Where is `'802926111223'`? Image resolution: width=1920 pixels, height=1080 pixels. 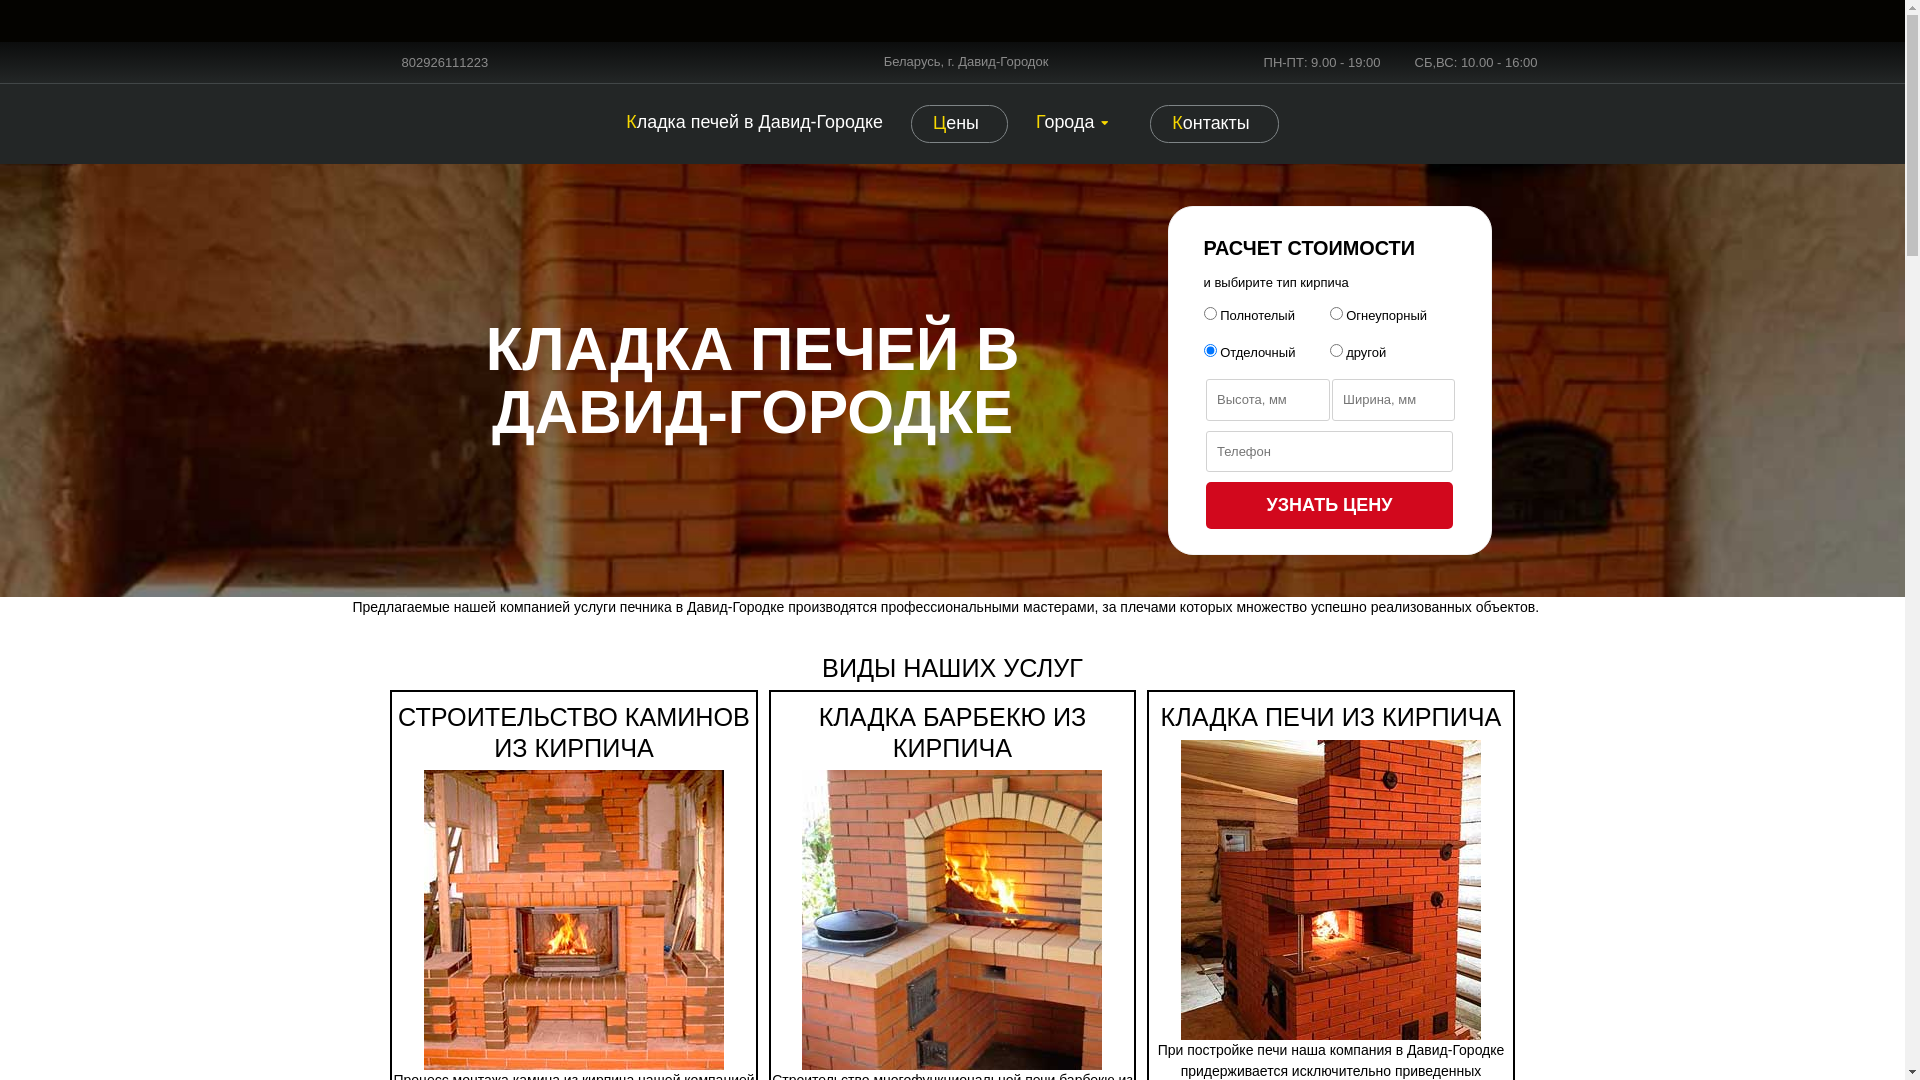 '802926111223' is located at coordinates (444, 61).